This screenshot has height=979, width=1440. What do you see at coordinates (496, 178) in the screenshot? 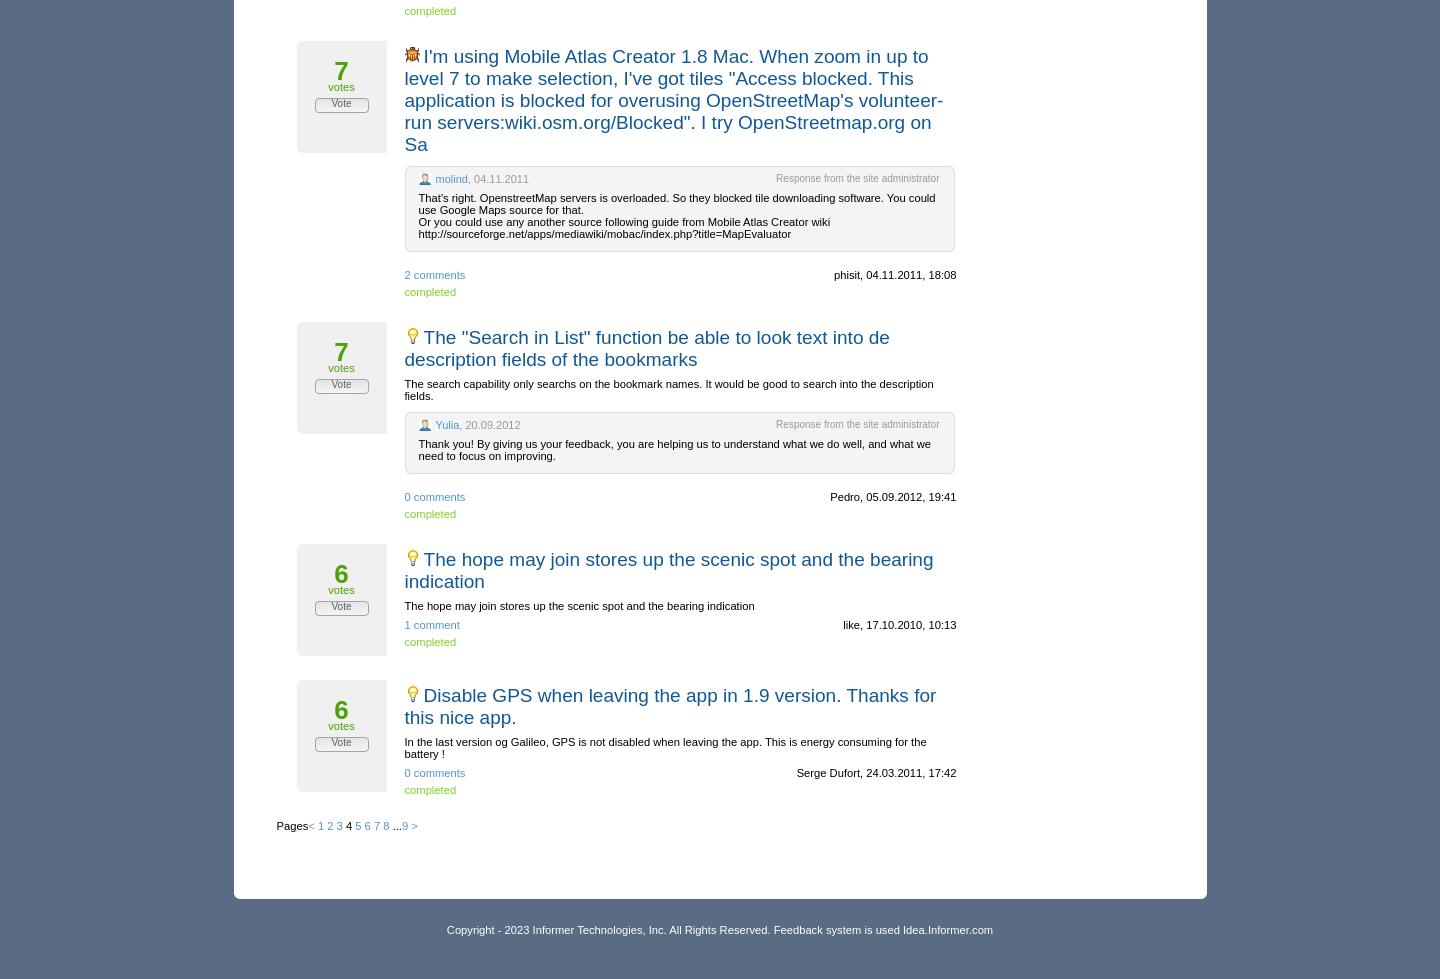
I see `', 04.11.2011'` at bounding box center [496, 178].